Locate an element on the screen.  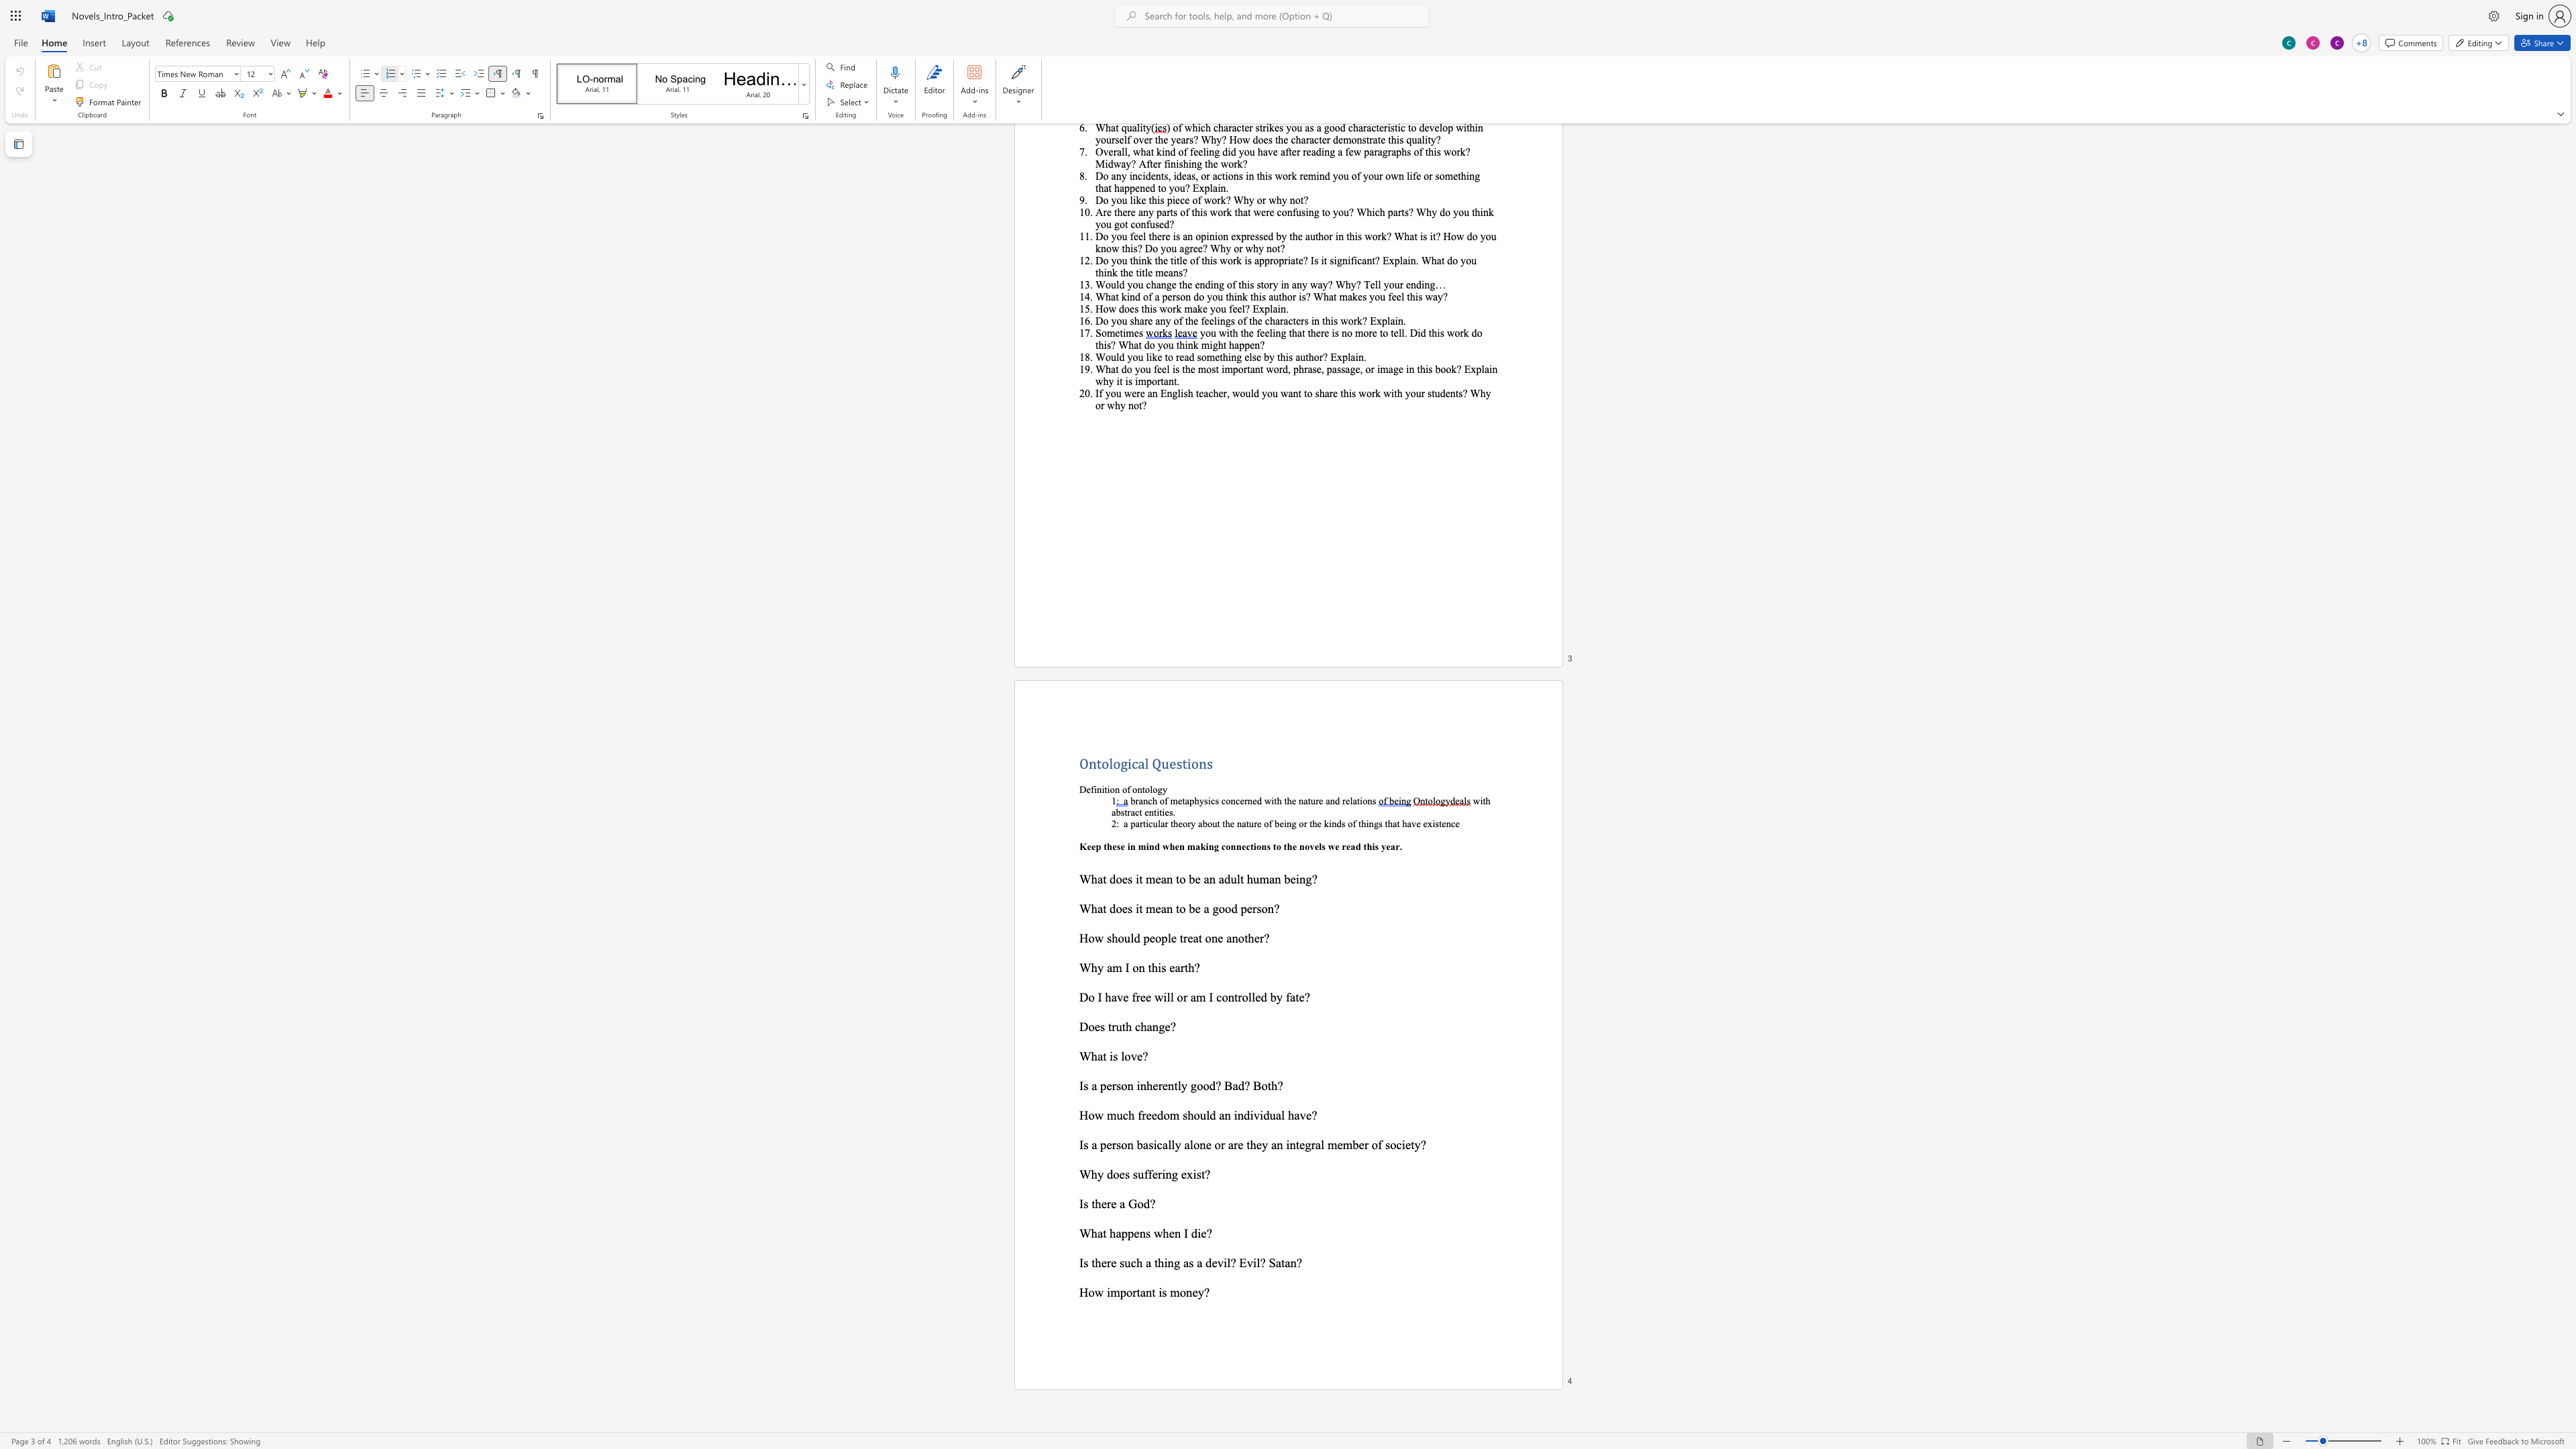
the space between the continuous character "n" and "e" in the text is located at coordinates (1252, 801).